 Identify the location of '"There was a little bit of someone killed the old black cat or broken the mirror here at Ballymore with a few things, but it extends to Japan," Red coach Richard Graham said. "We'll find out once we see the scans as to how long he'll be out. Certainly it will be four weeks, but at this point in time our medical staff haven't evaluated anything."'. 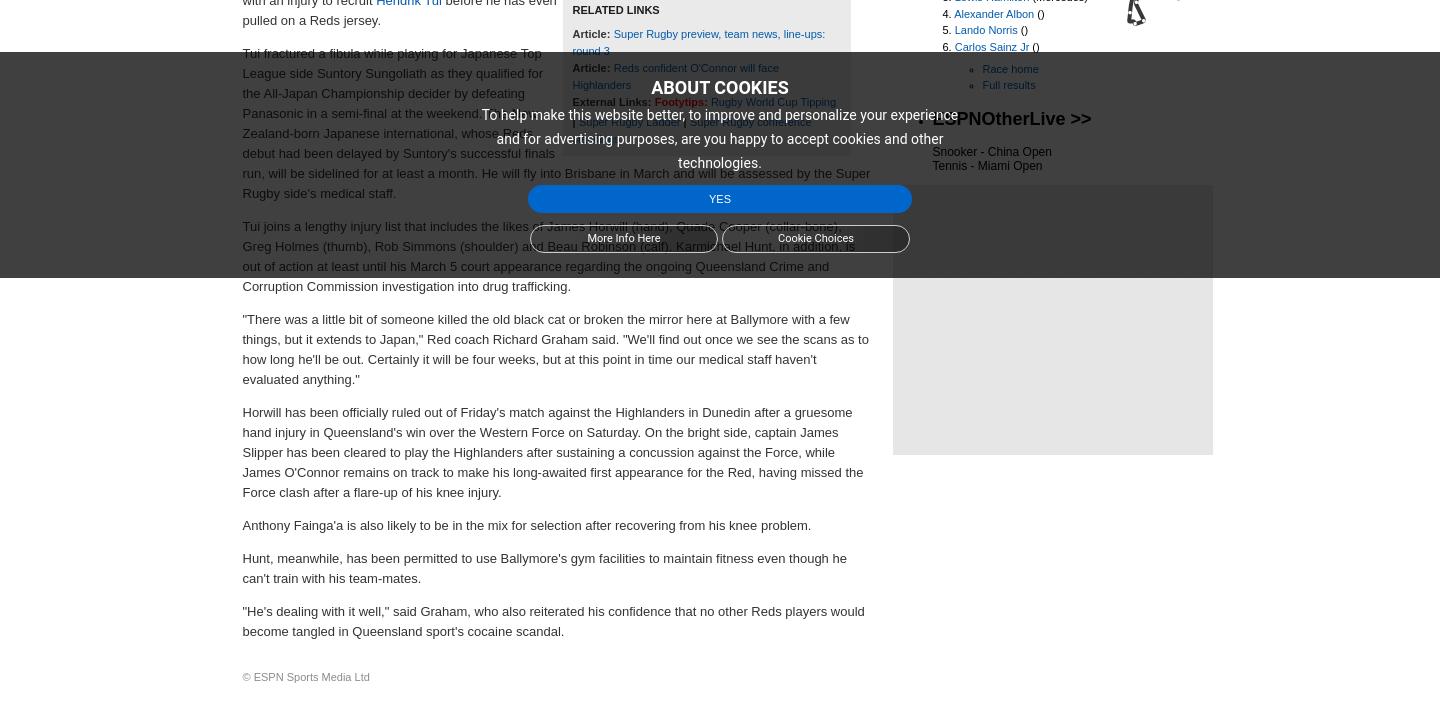
(241, 348).